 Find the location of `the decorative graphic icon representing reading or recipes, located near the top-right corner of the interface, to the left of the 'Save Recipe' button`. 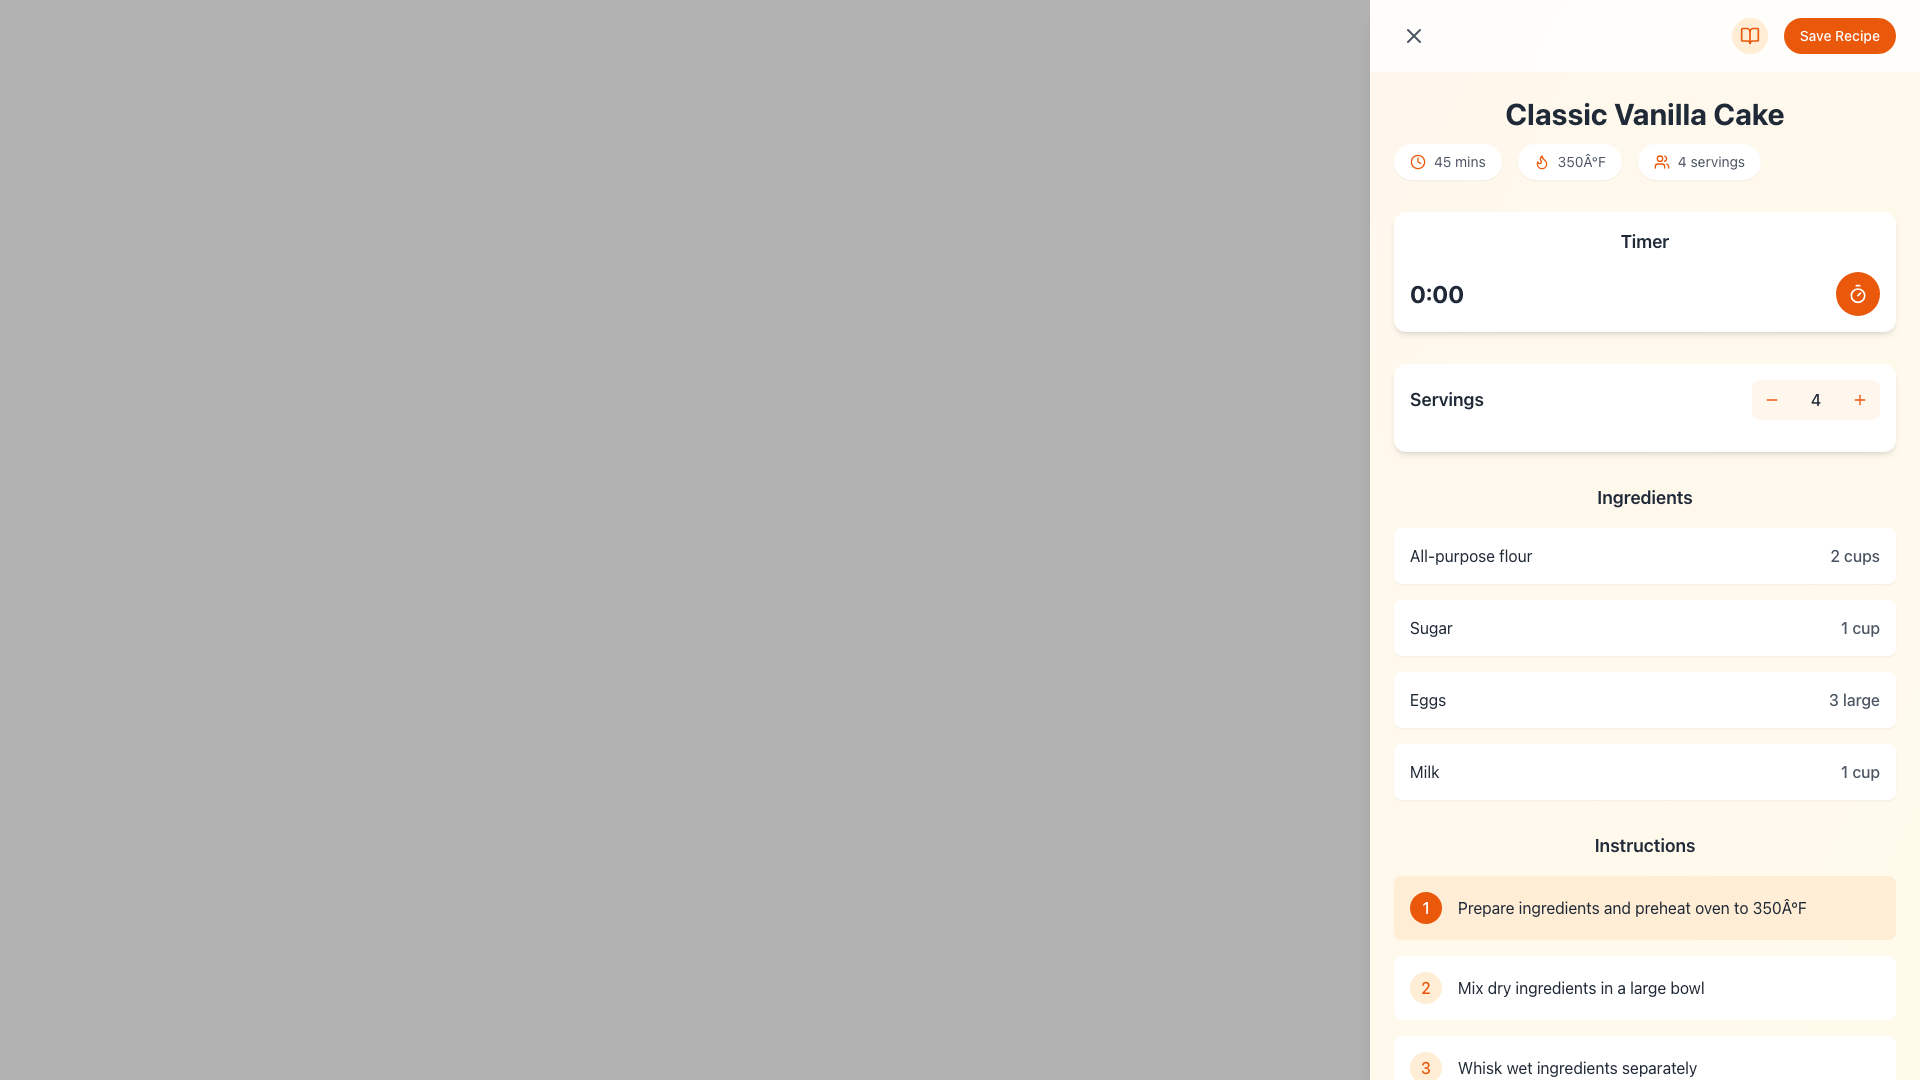

the decorative graphic icon representing reading or recipes, located near the top-right corner of the interface, to the left of the 'Save Recipe' button is located at coordinates (1748, 35).